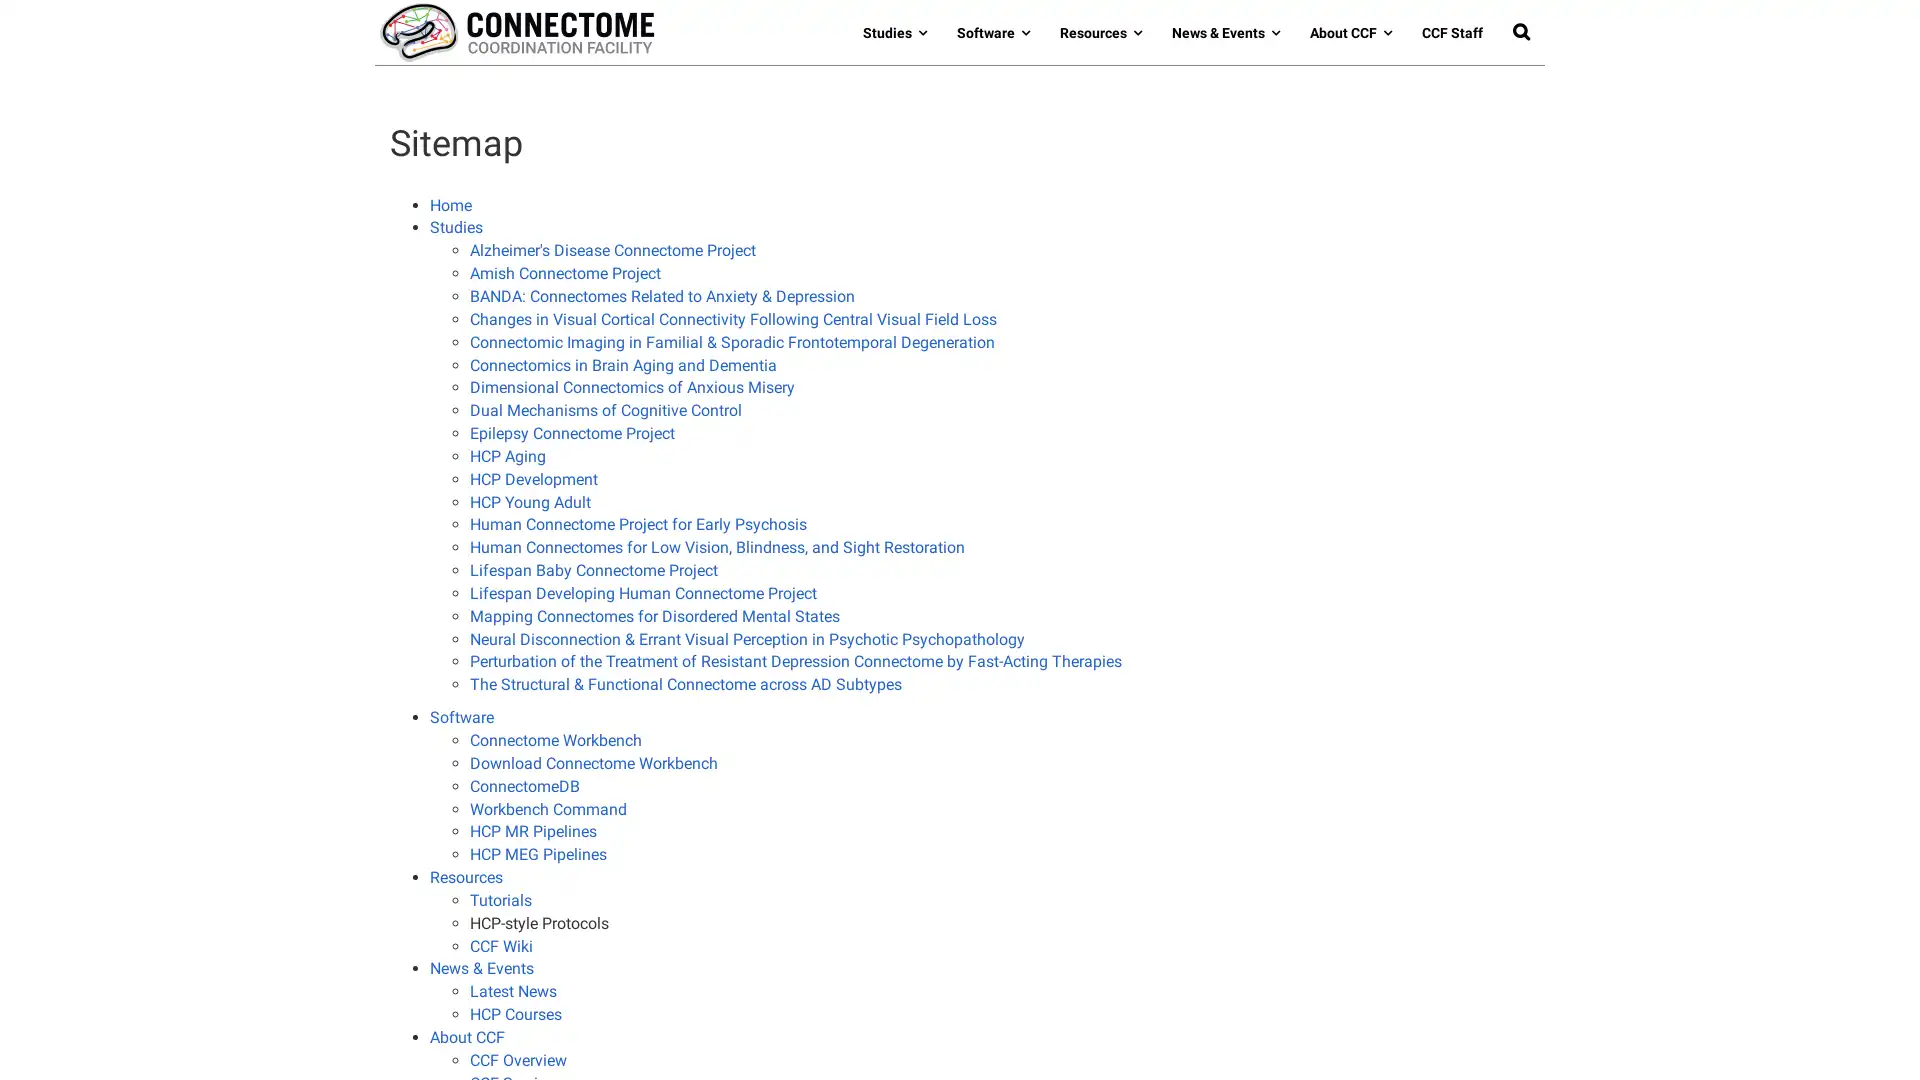  I want to click on About CCF, so click(1350, 38).